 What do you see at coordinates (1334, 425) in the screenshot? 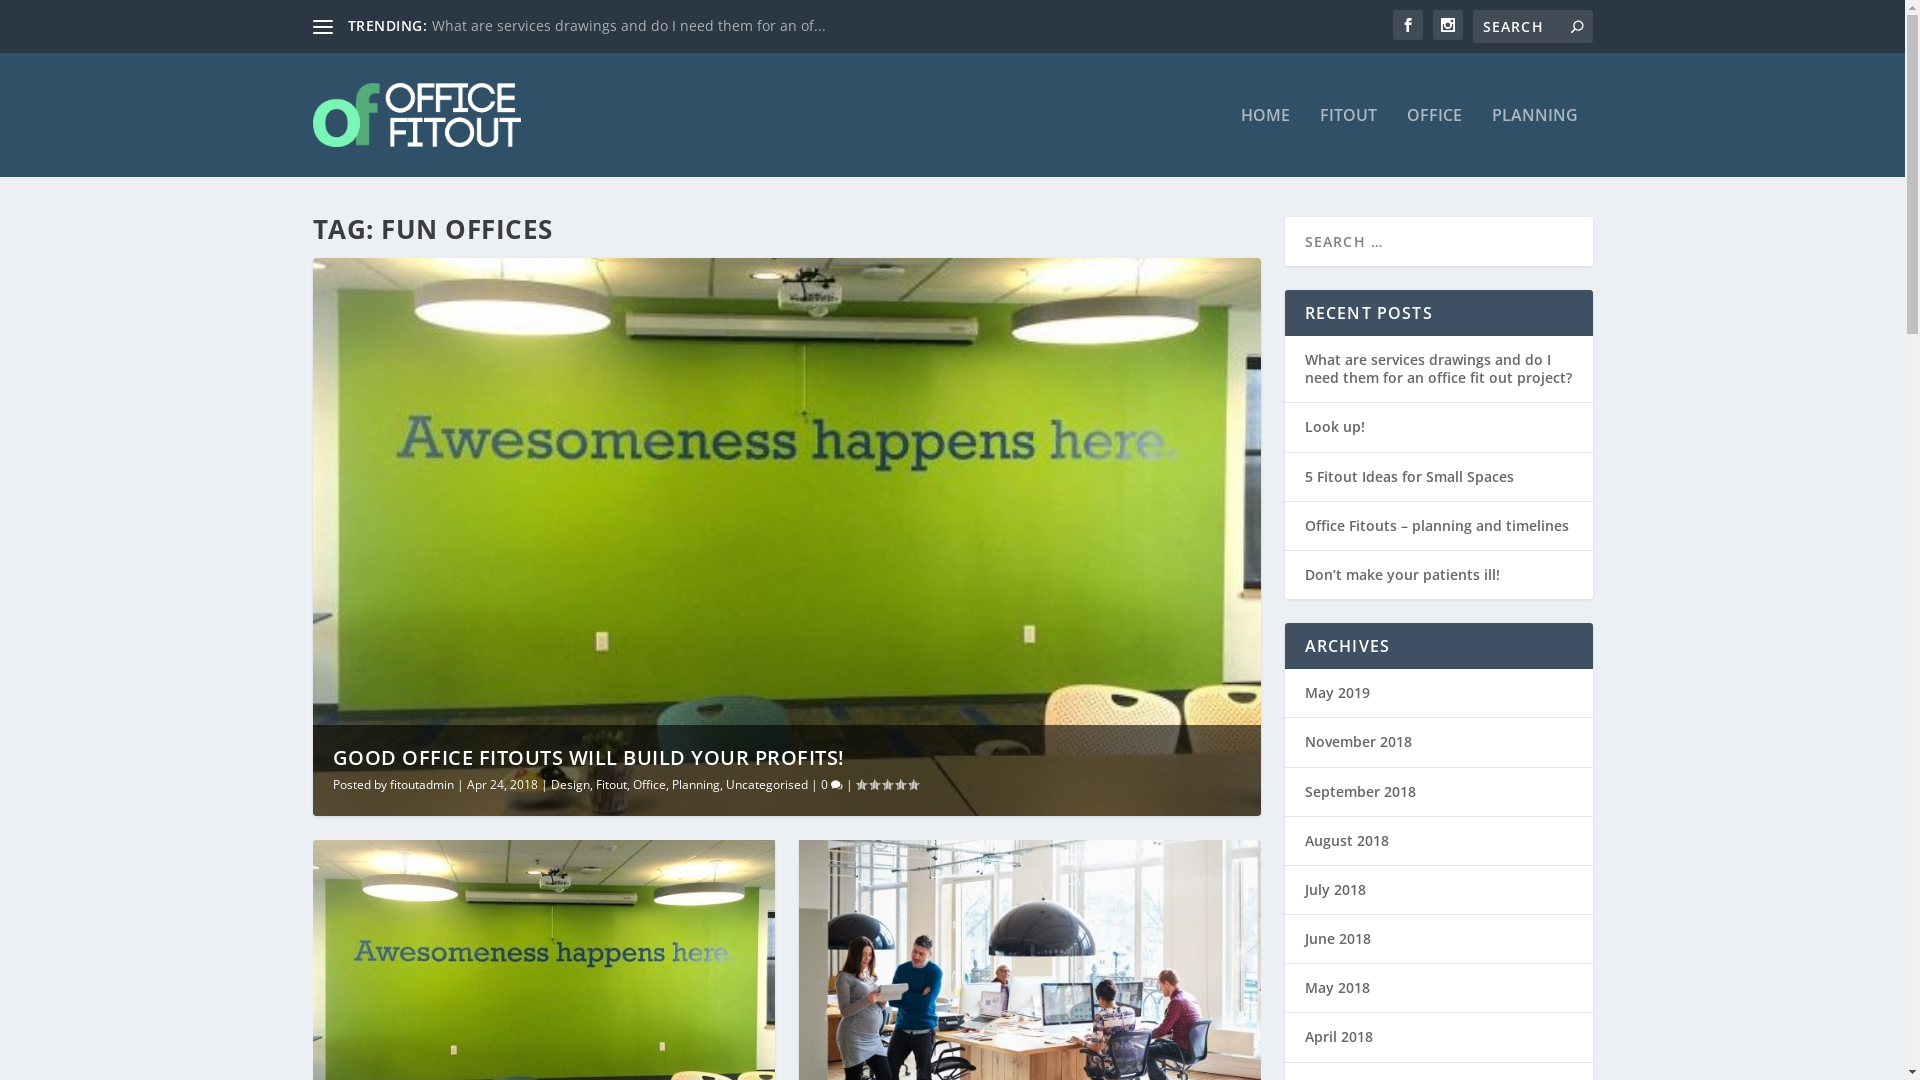
I see `'Look up!'` at bounding box center [1334, 425].